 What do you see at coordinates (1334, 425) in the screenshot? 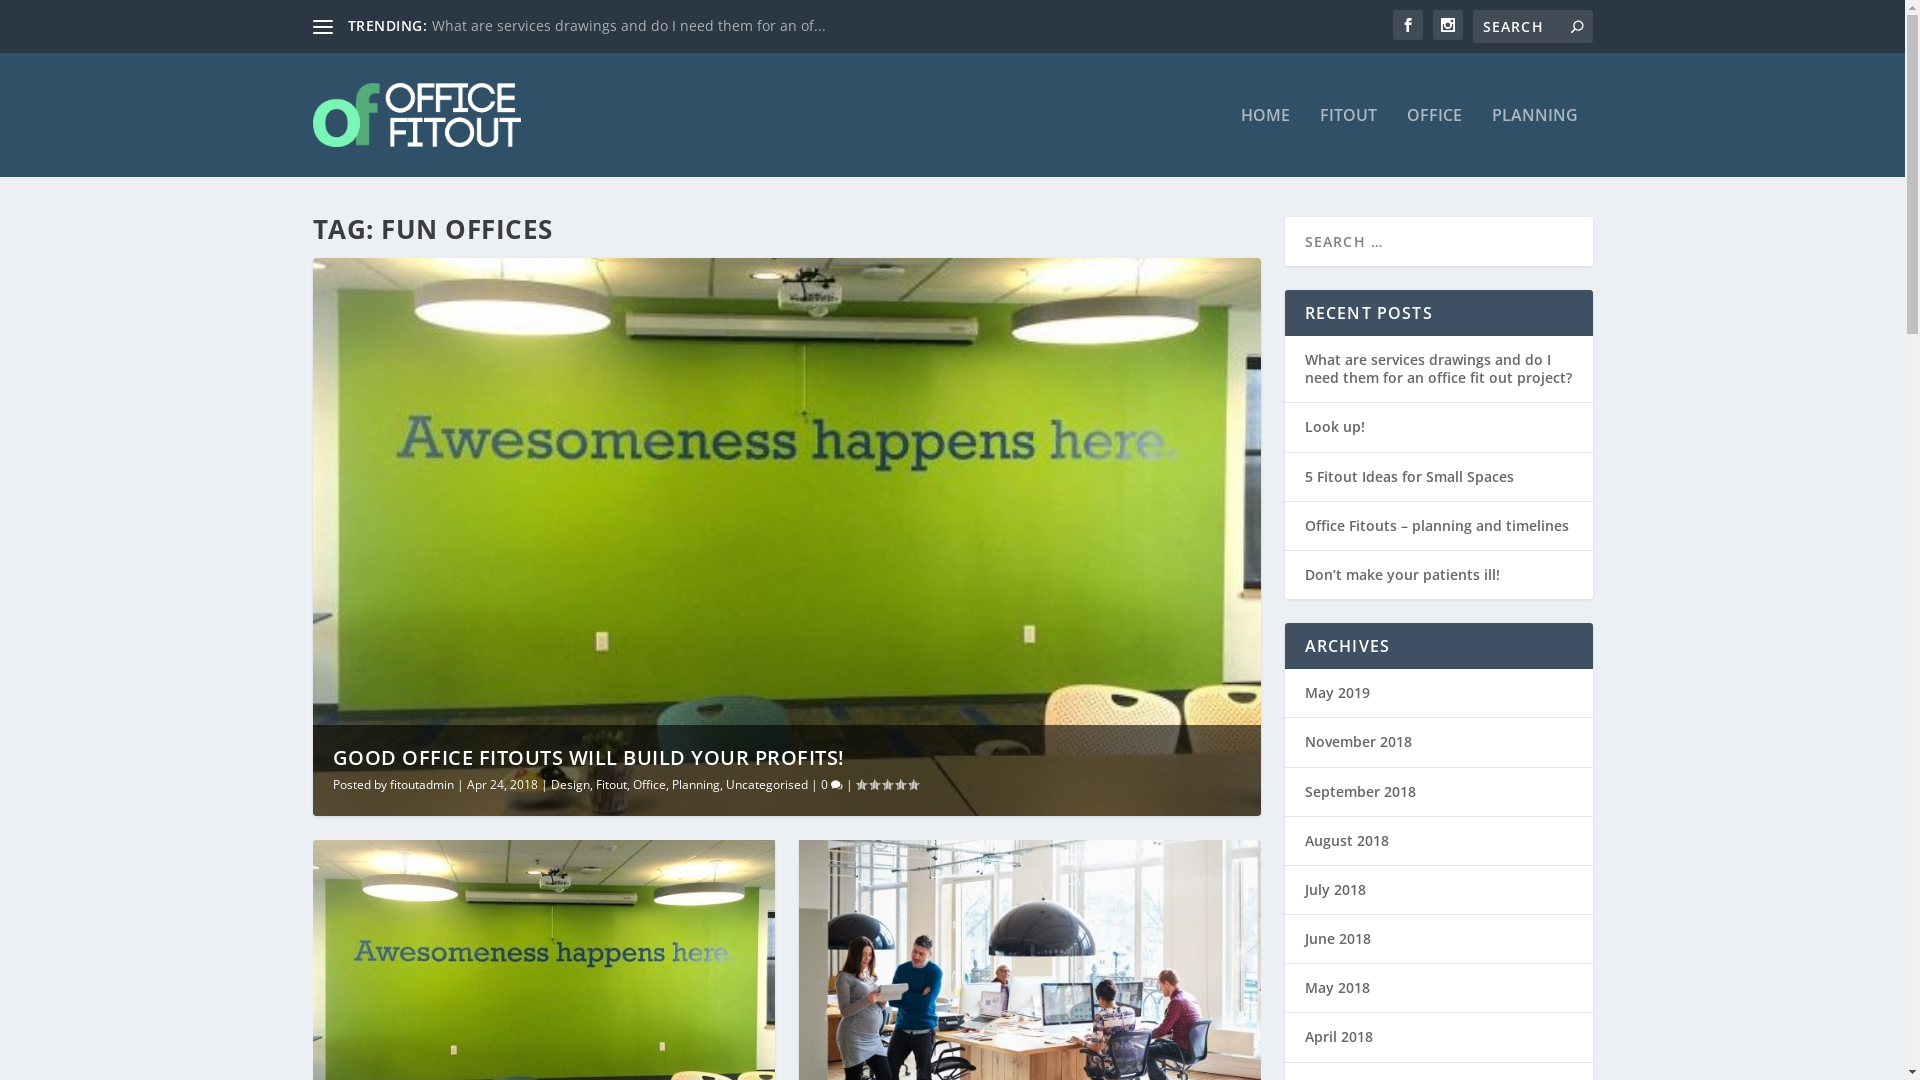
I see `'Look up!'` at bounding box center [1334, 425].